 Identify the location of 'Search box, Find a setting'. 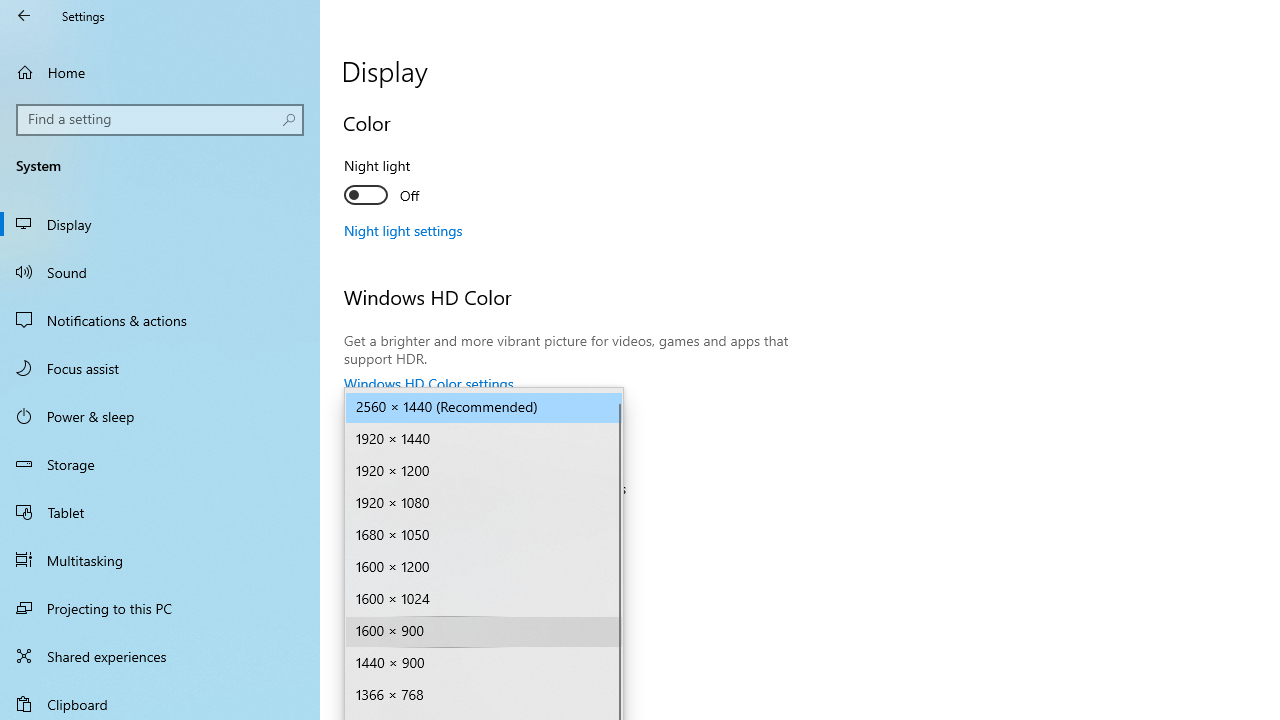
(160, 119).